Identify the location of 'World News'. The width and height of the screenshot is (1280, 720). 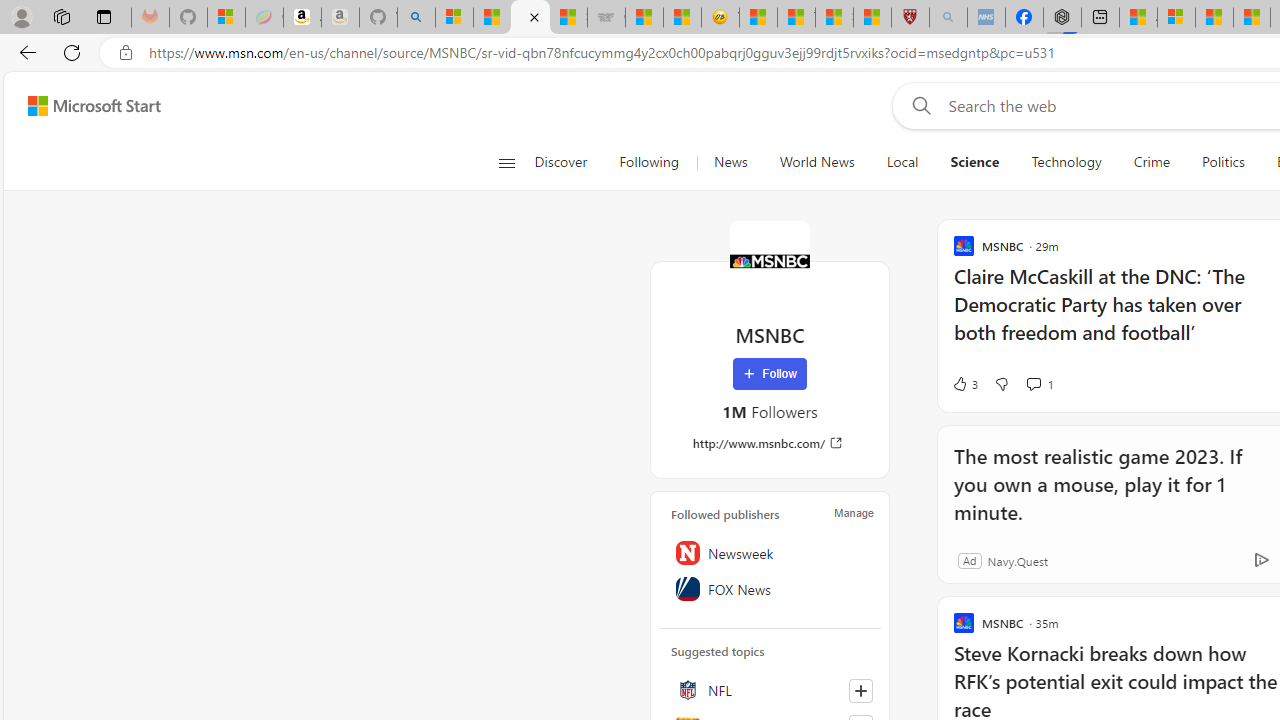
(817, 162).